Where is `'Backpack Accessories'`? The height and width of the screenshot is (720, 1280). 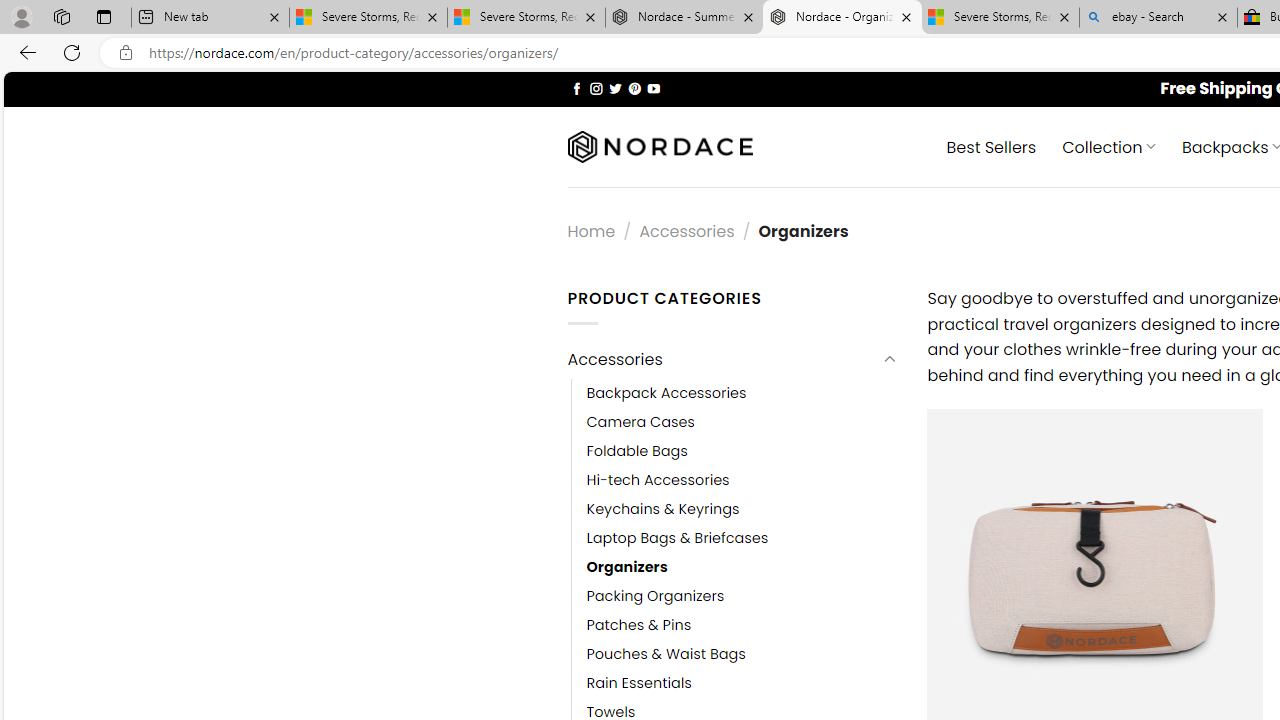
'Backpack Accessories' is located at coordinates (666, 393).